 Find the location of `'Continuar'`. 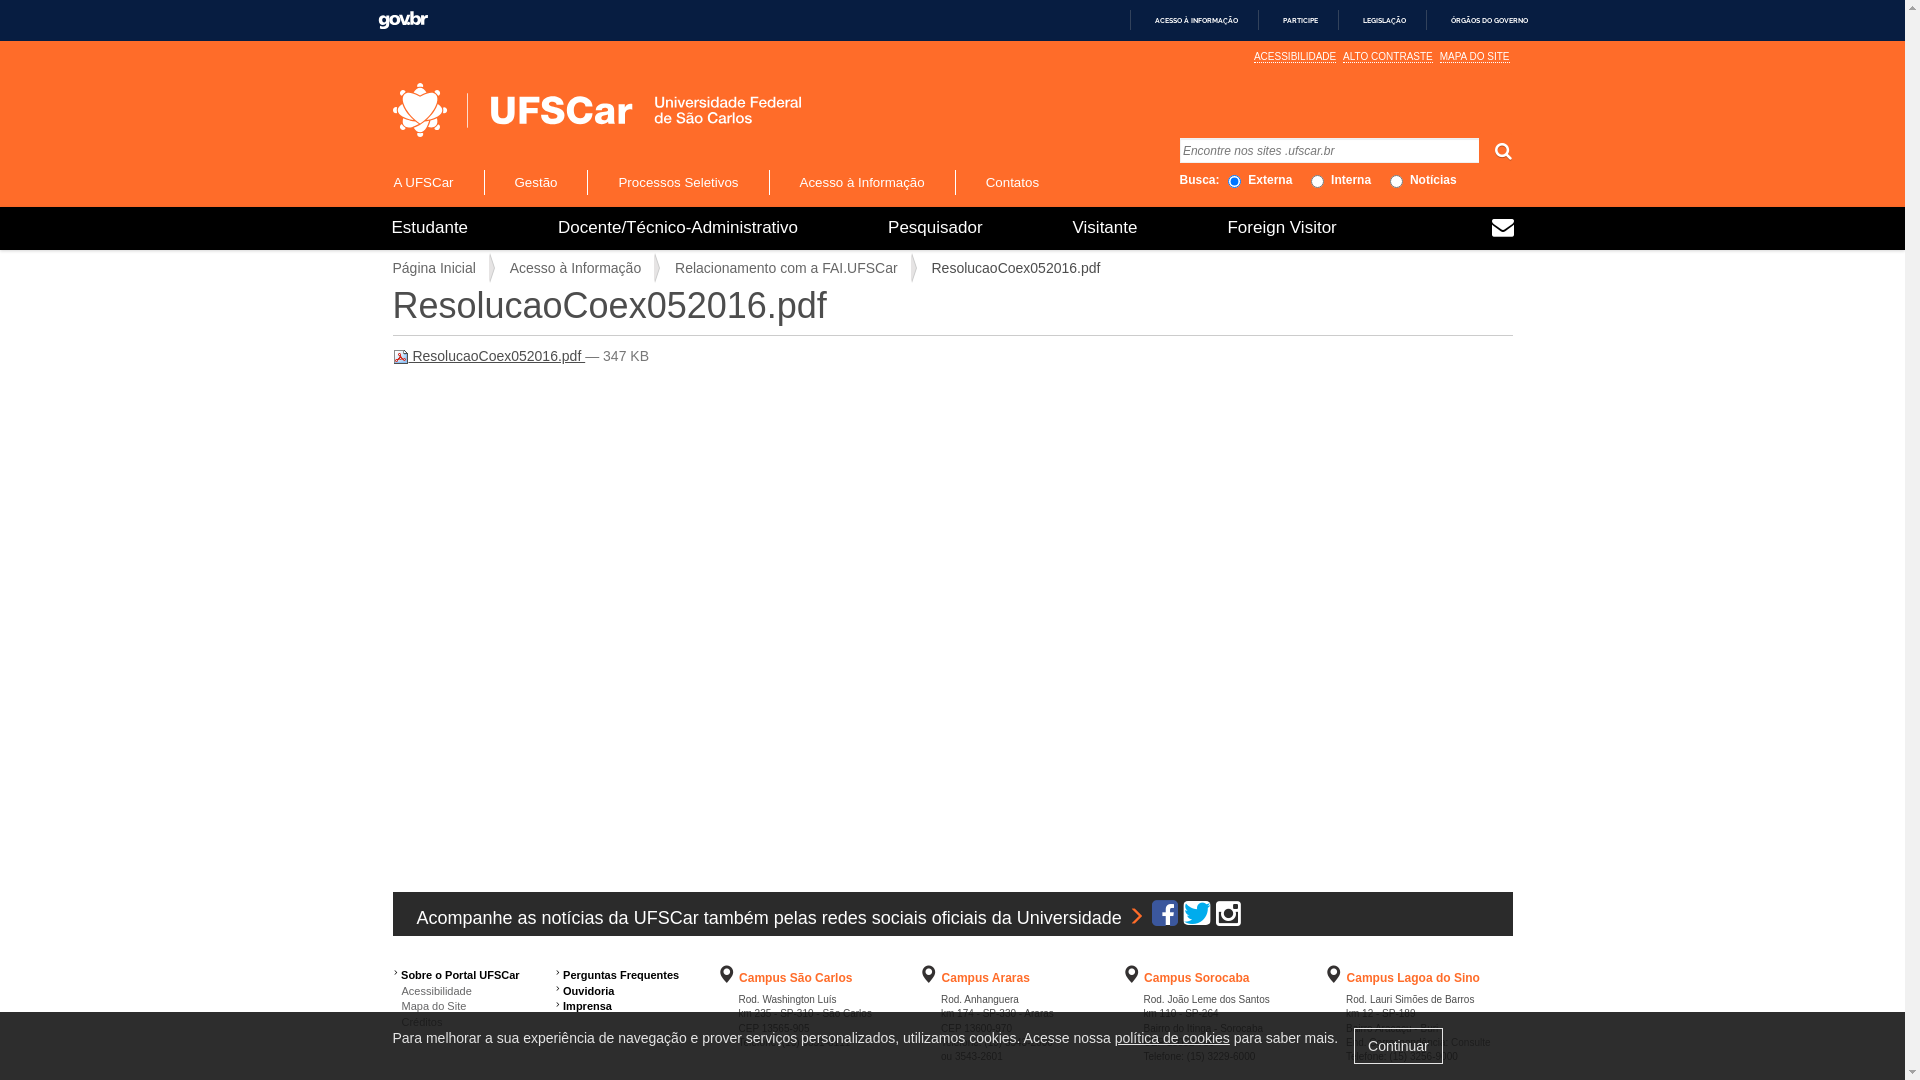

'Continuar' is located at coordinates (1397, 1044).